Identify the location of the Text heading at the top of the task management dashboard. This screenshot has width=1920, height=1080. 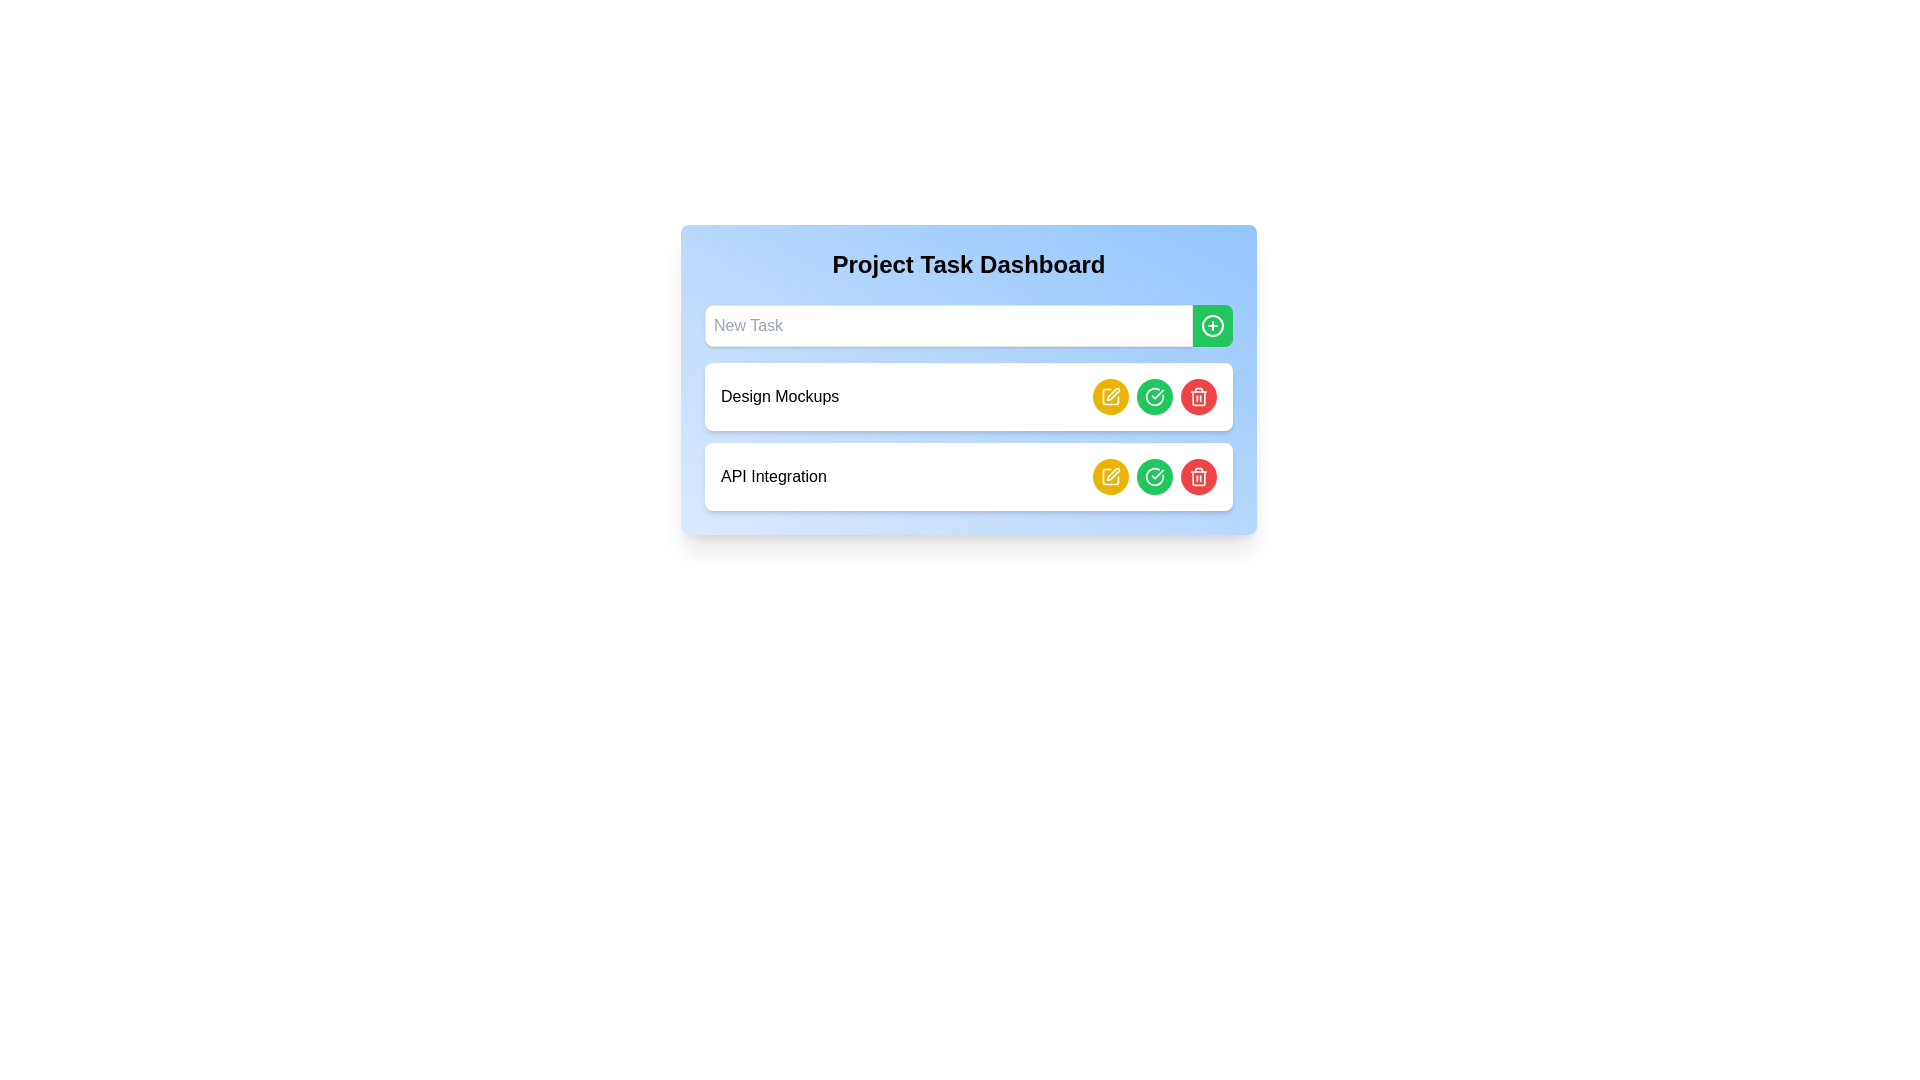
(969, 264).